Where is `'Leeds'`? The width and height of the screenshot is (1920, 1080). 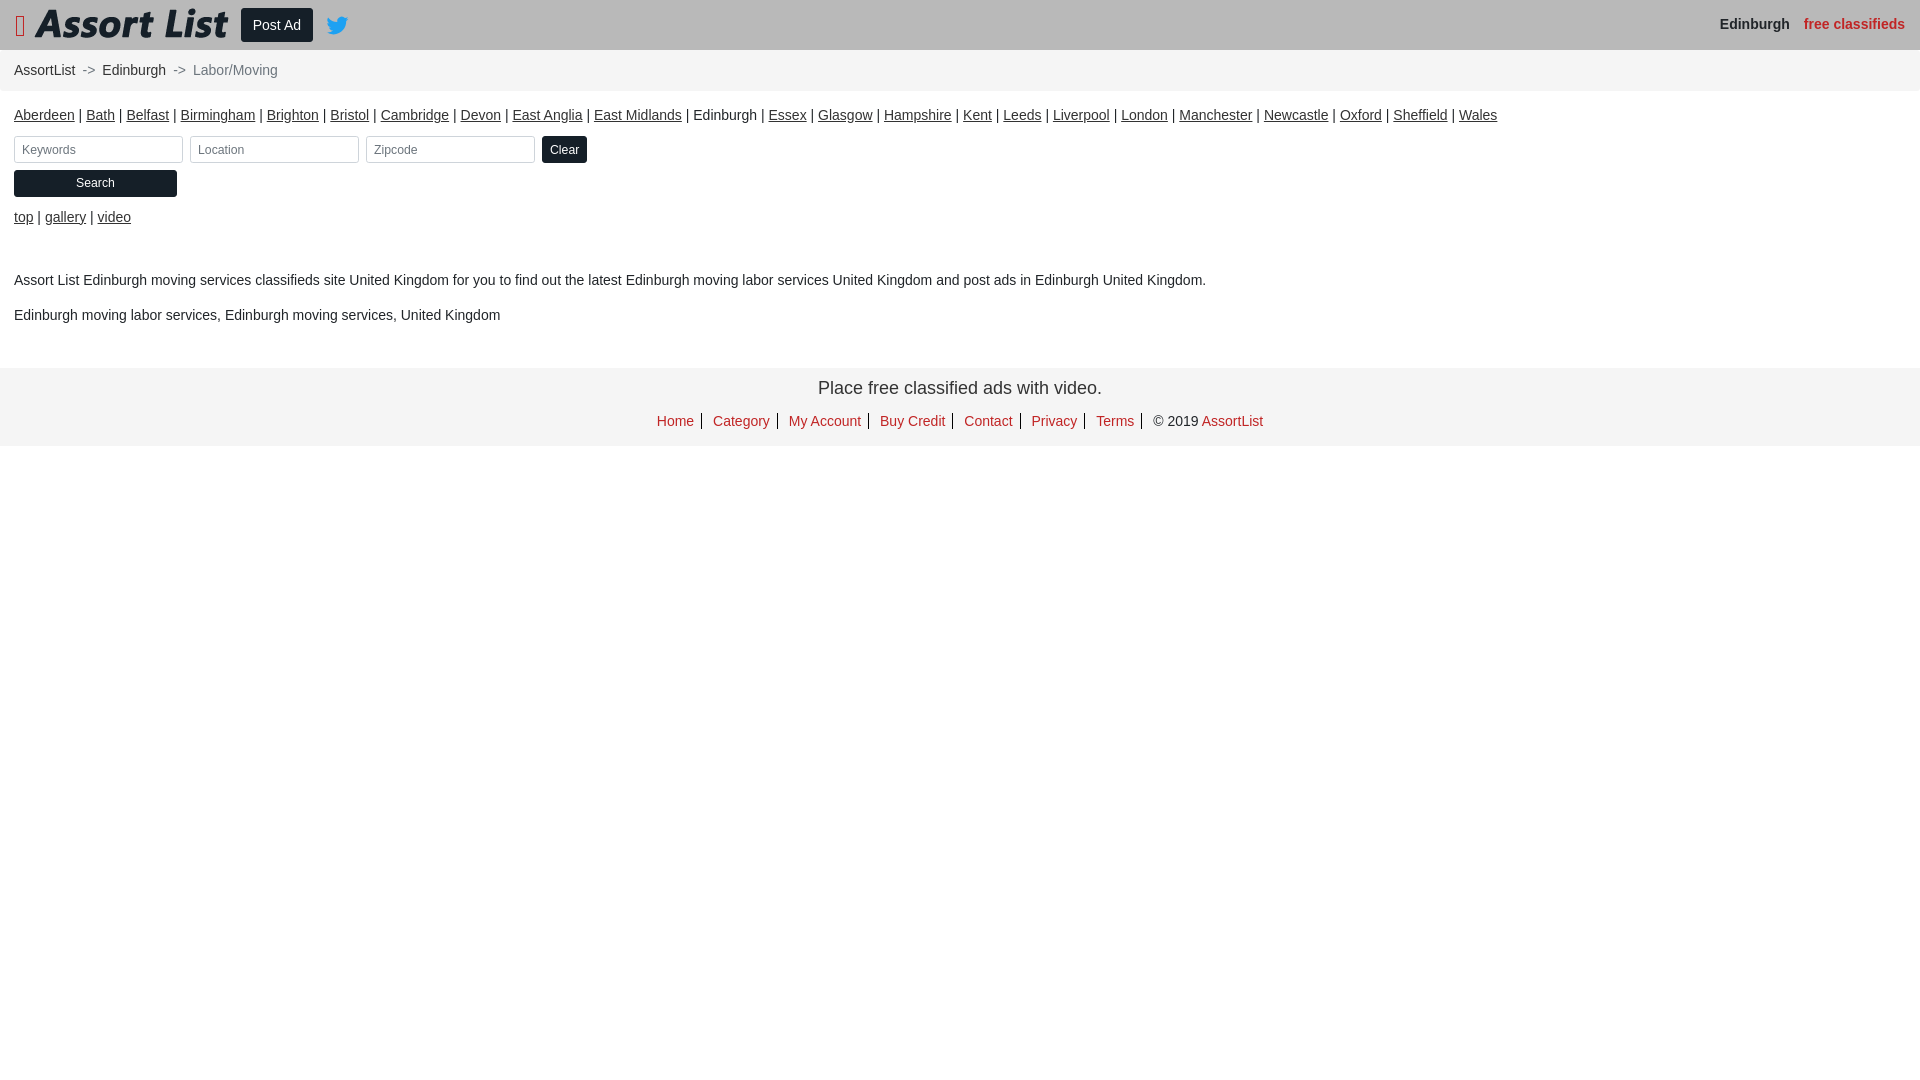 'Leeds' is located at coordinates (1022, 115).